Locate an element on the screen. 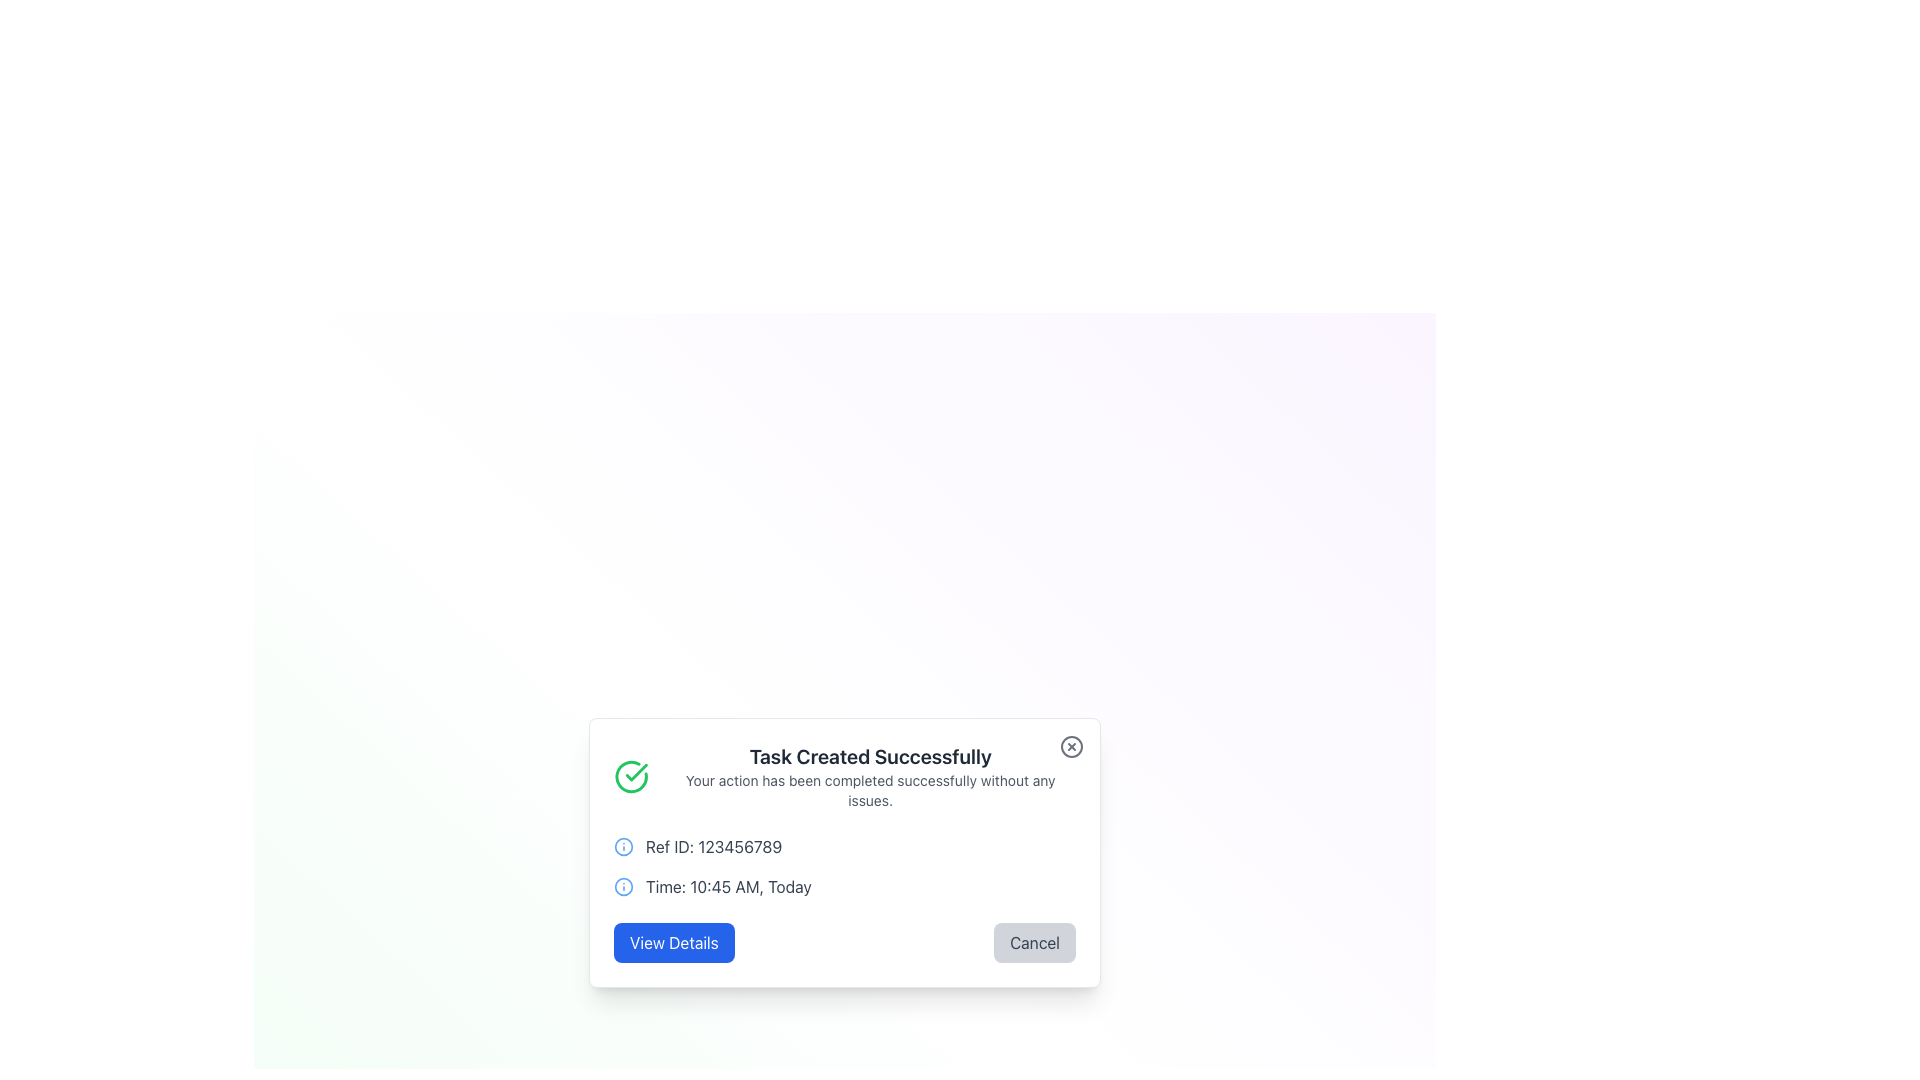 This screenshot has width=1920, height=1080. the central circle of the info icon, which is part of the notification dialog box located to the left of the 'Ref ID' text is located at coordinates (623, 886).